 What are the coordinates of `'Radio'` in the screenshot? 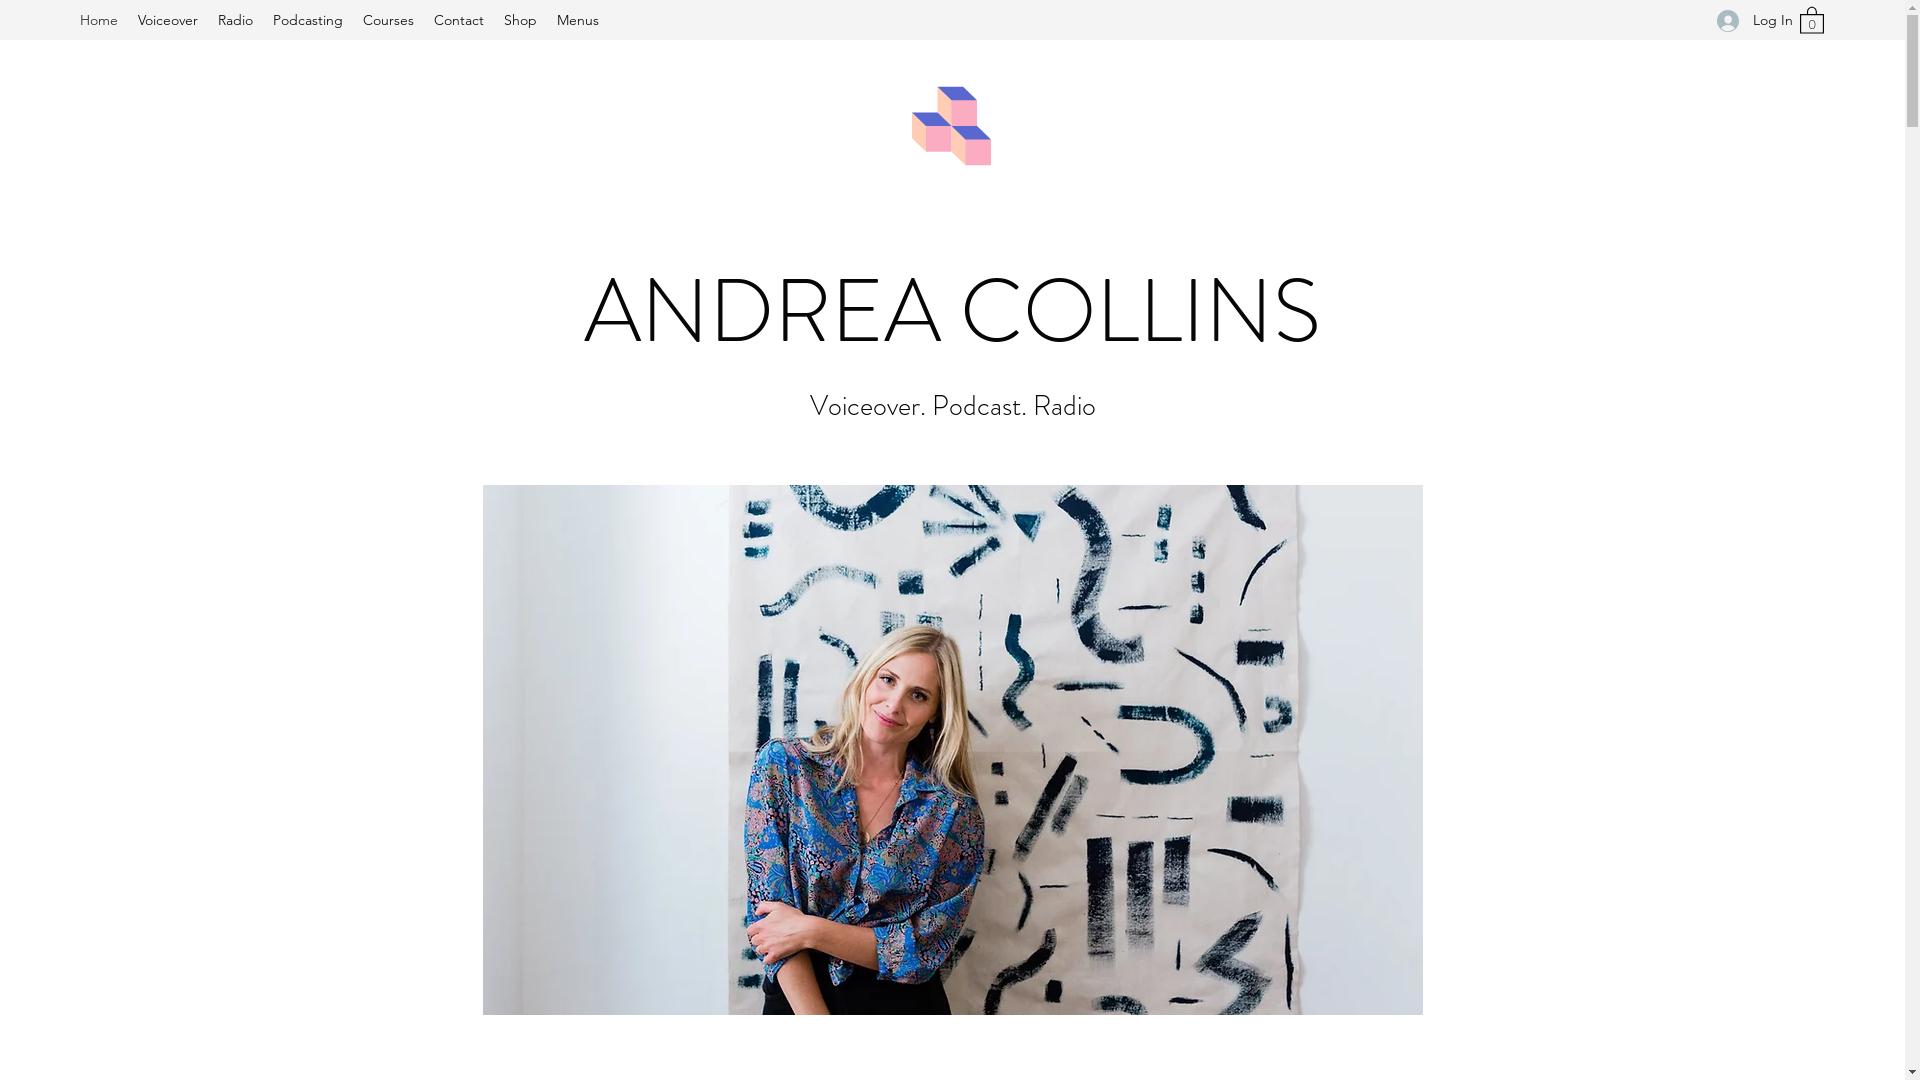 It's located at (235, 19).